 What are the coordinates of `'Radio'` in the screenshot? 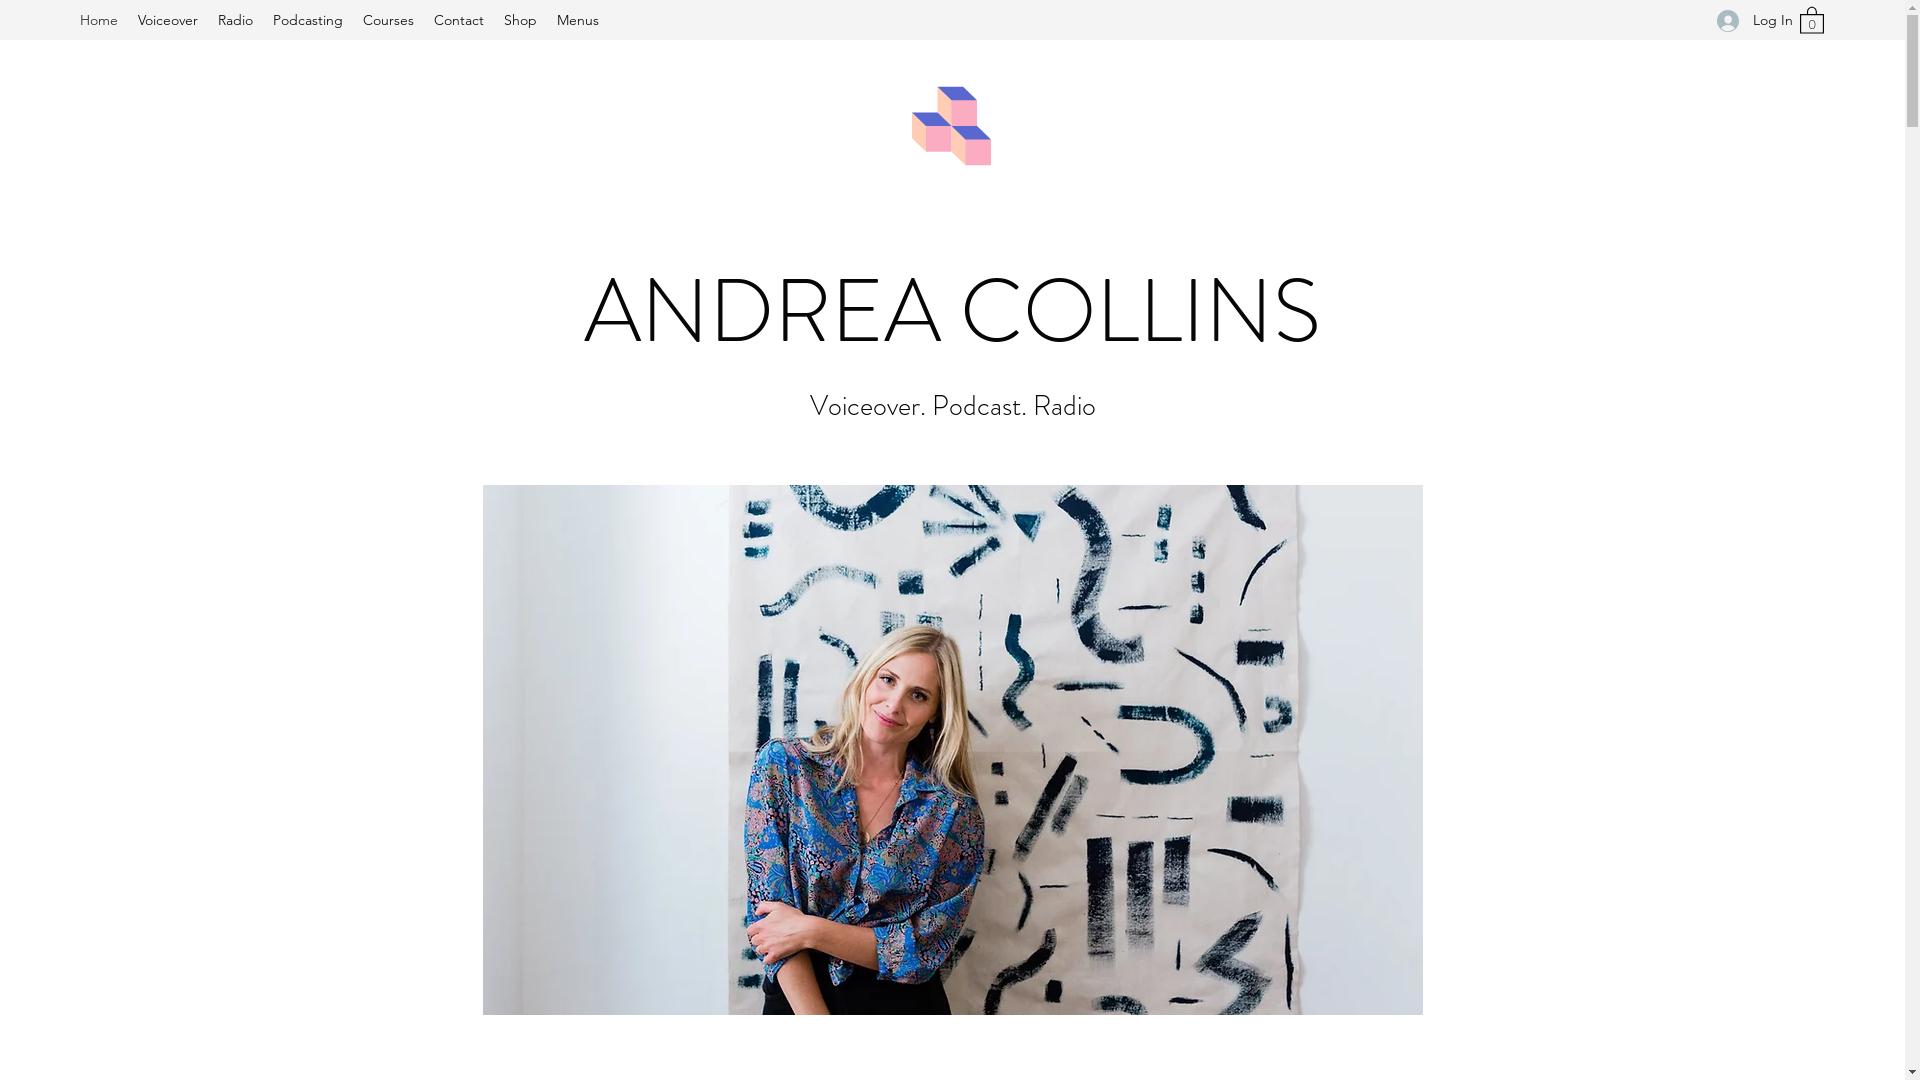 It's located at (235, 19).